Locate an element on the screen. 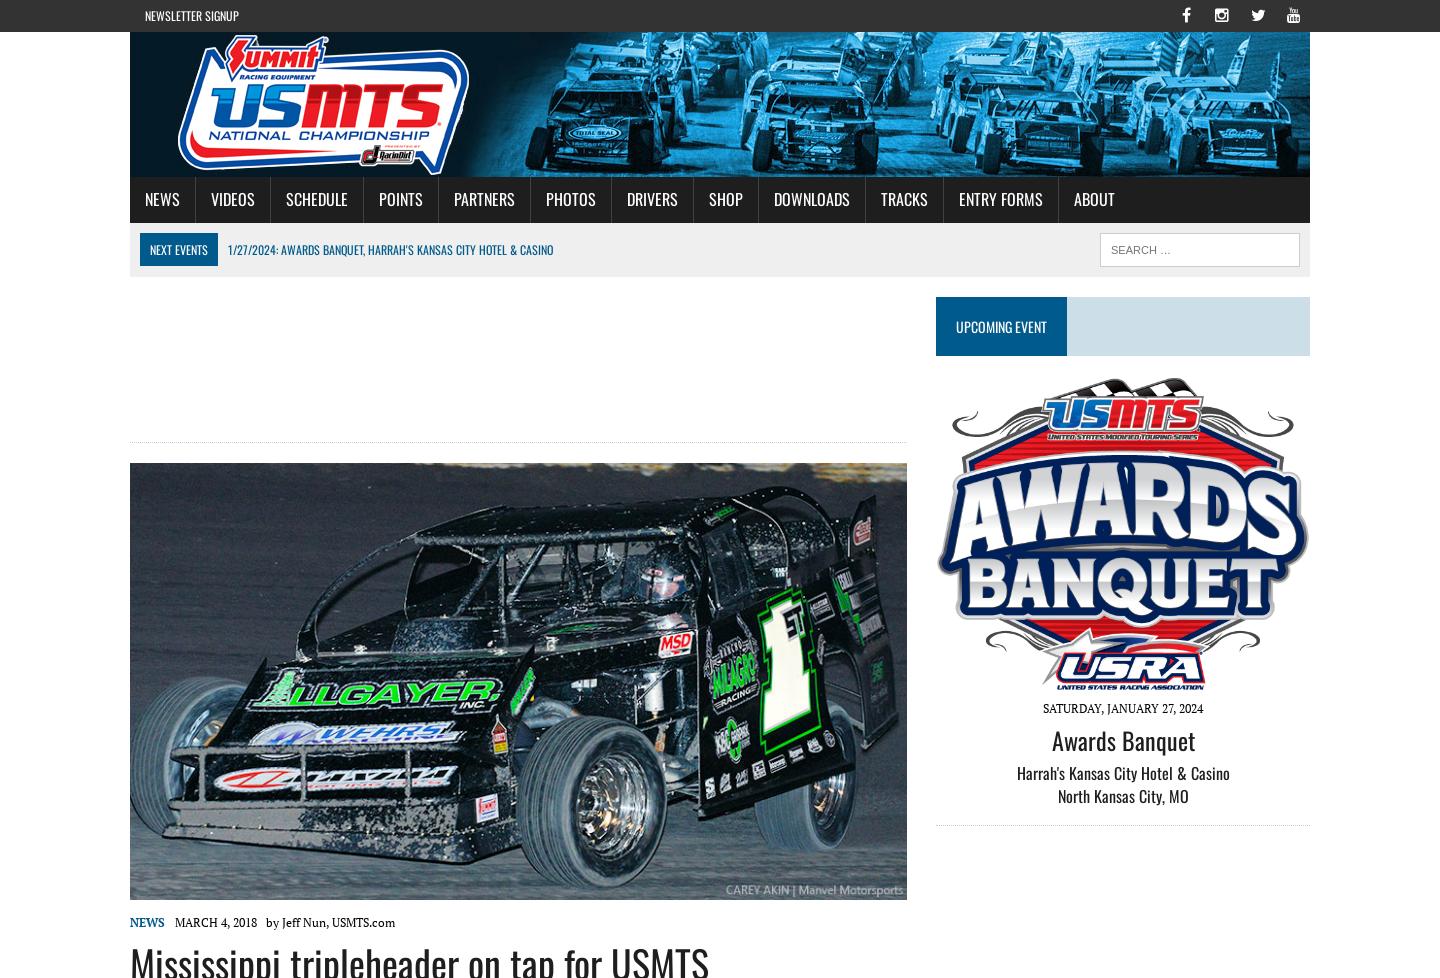 Image resolution: width=1440 pixels, height=978 pixels. 'March 4, 2018' is located at coordinates (220, 921).